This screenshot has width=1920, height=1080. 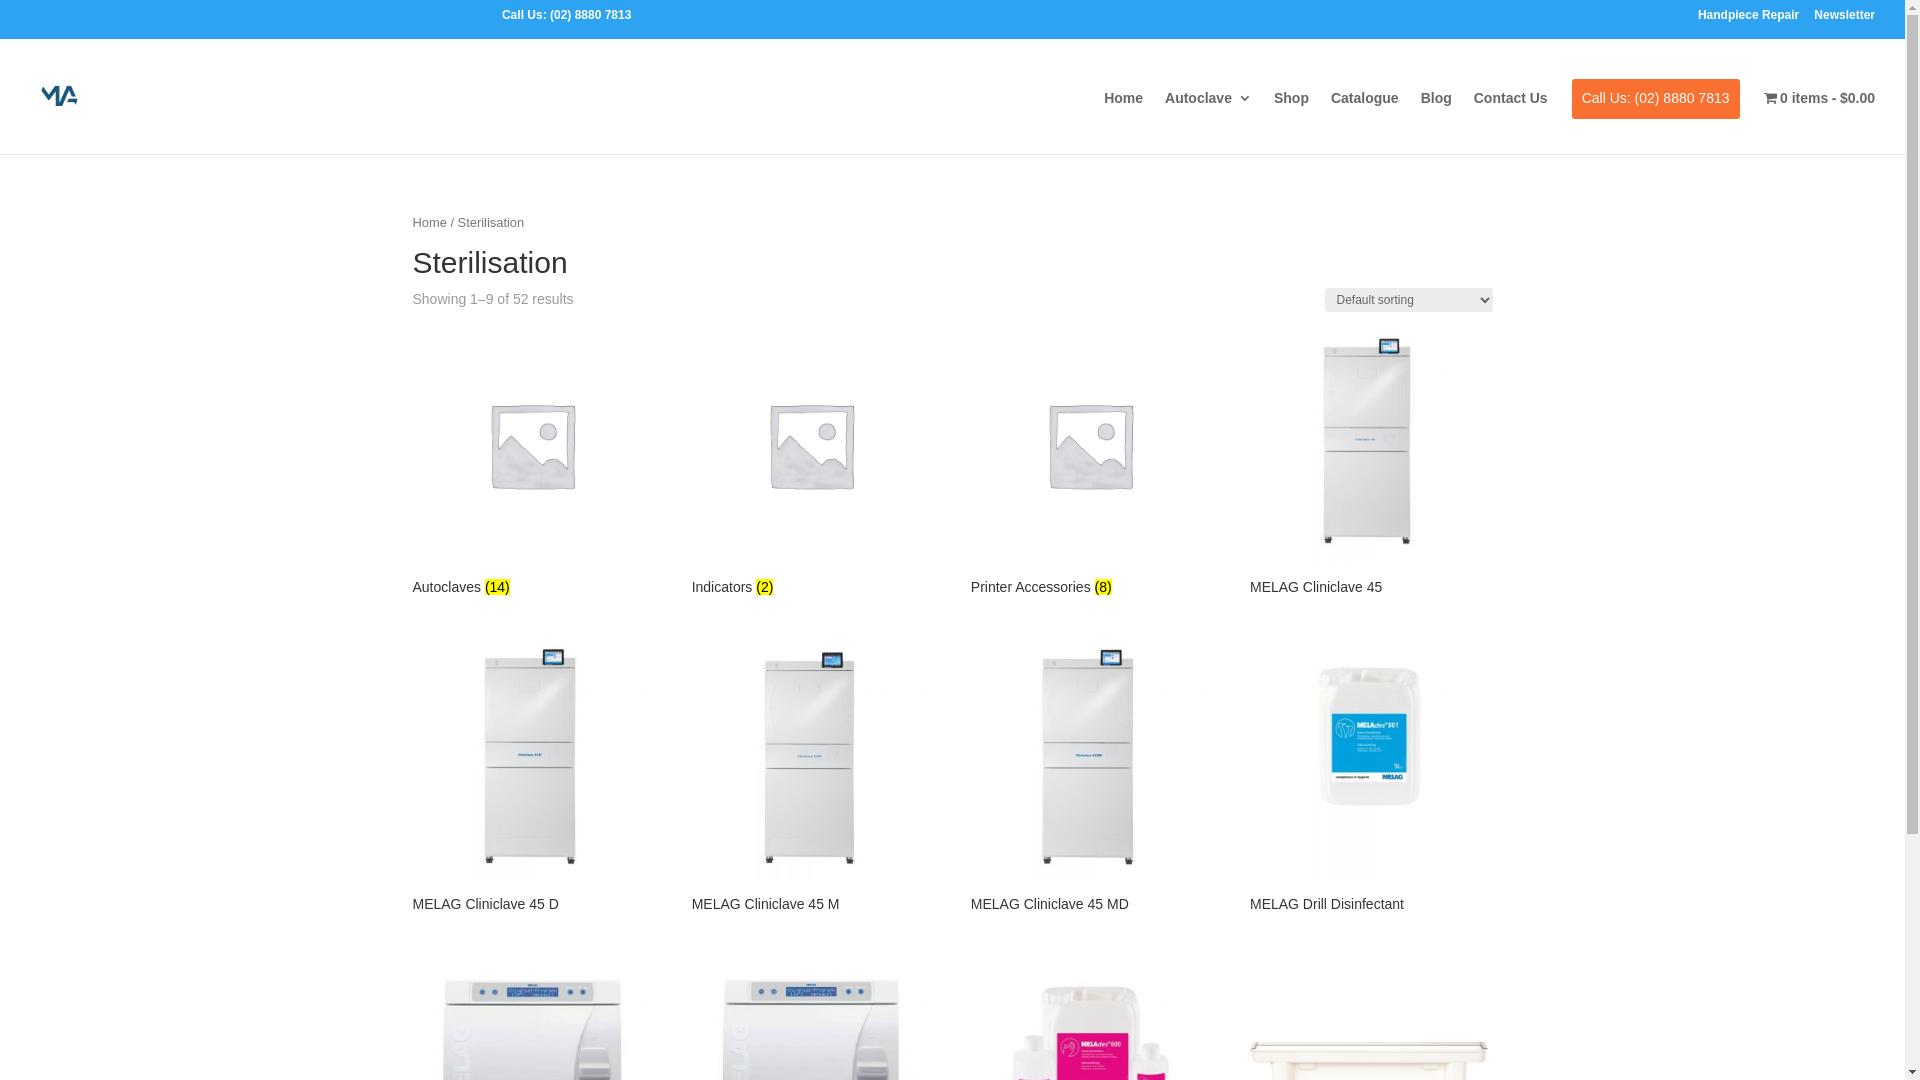 I want to click on 'MELAG Drill Disinfectant', so click(x=1367, y=779).